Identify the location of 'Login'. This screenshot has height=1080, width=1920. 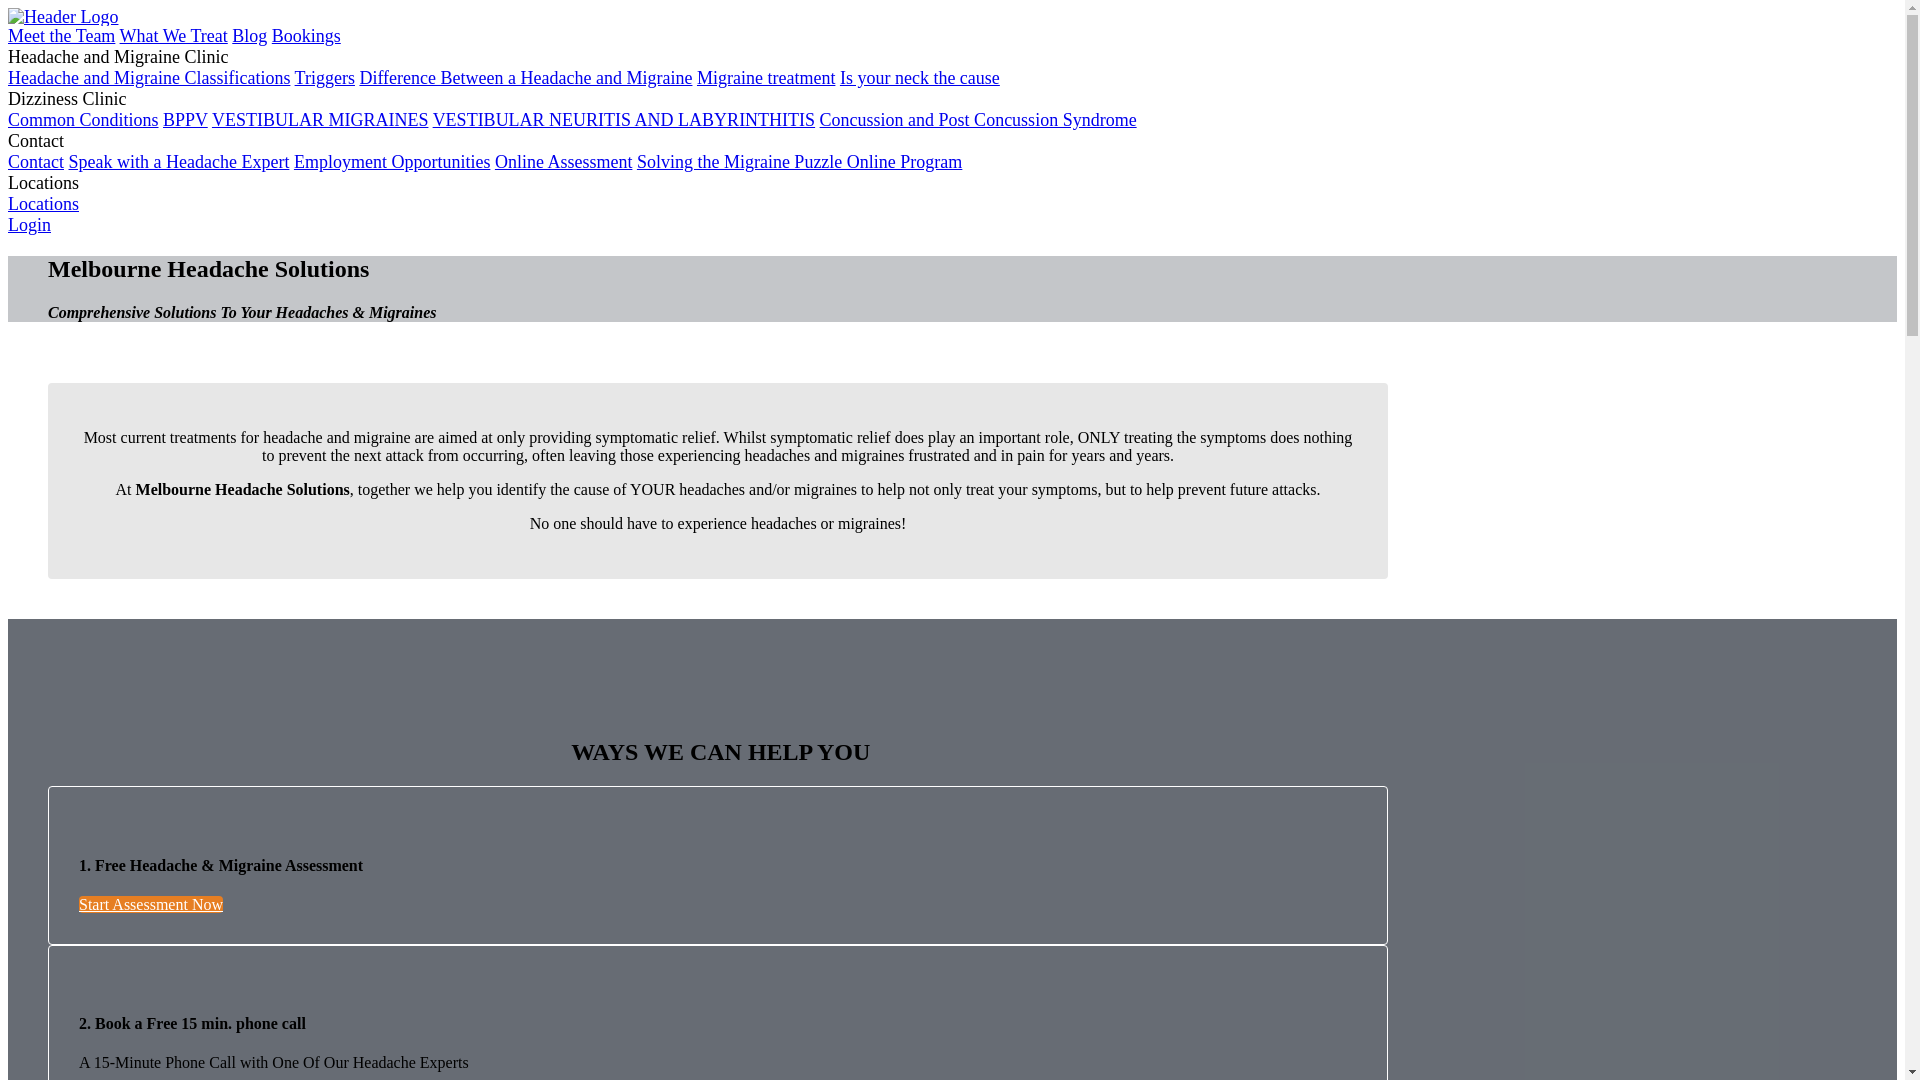
(29, 224).